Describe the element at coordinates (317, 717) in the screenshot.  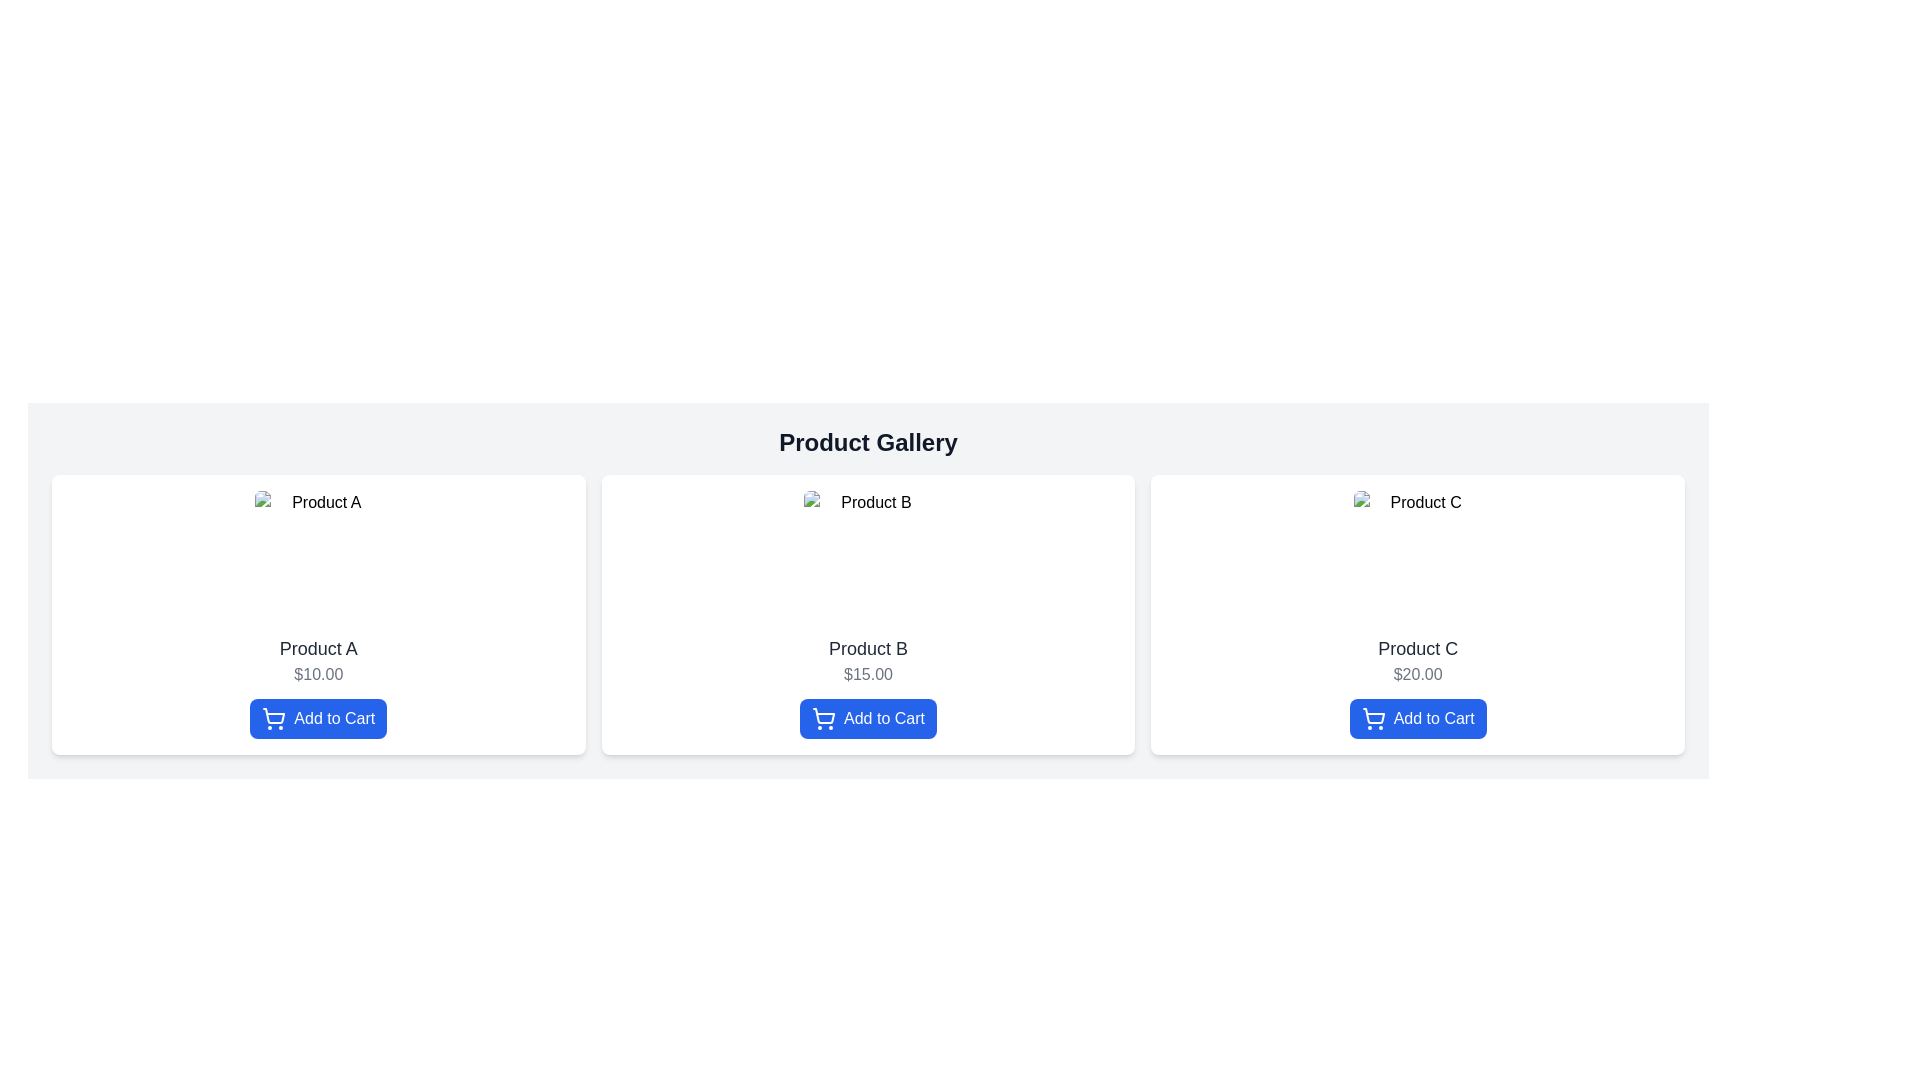
I see `the 'Add to Cart' button, which is a rectangular button with a blue background and white text` at that location.